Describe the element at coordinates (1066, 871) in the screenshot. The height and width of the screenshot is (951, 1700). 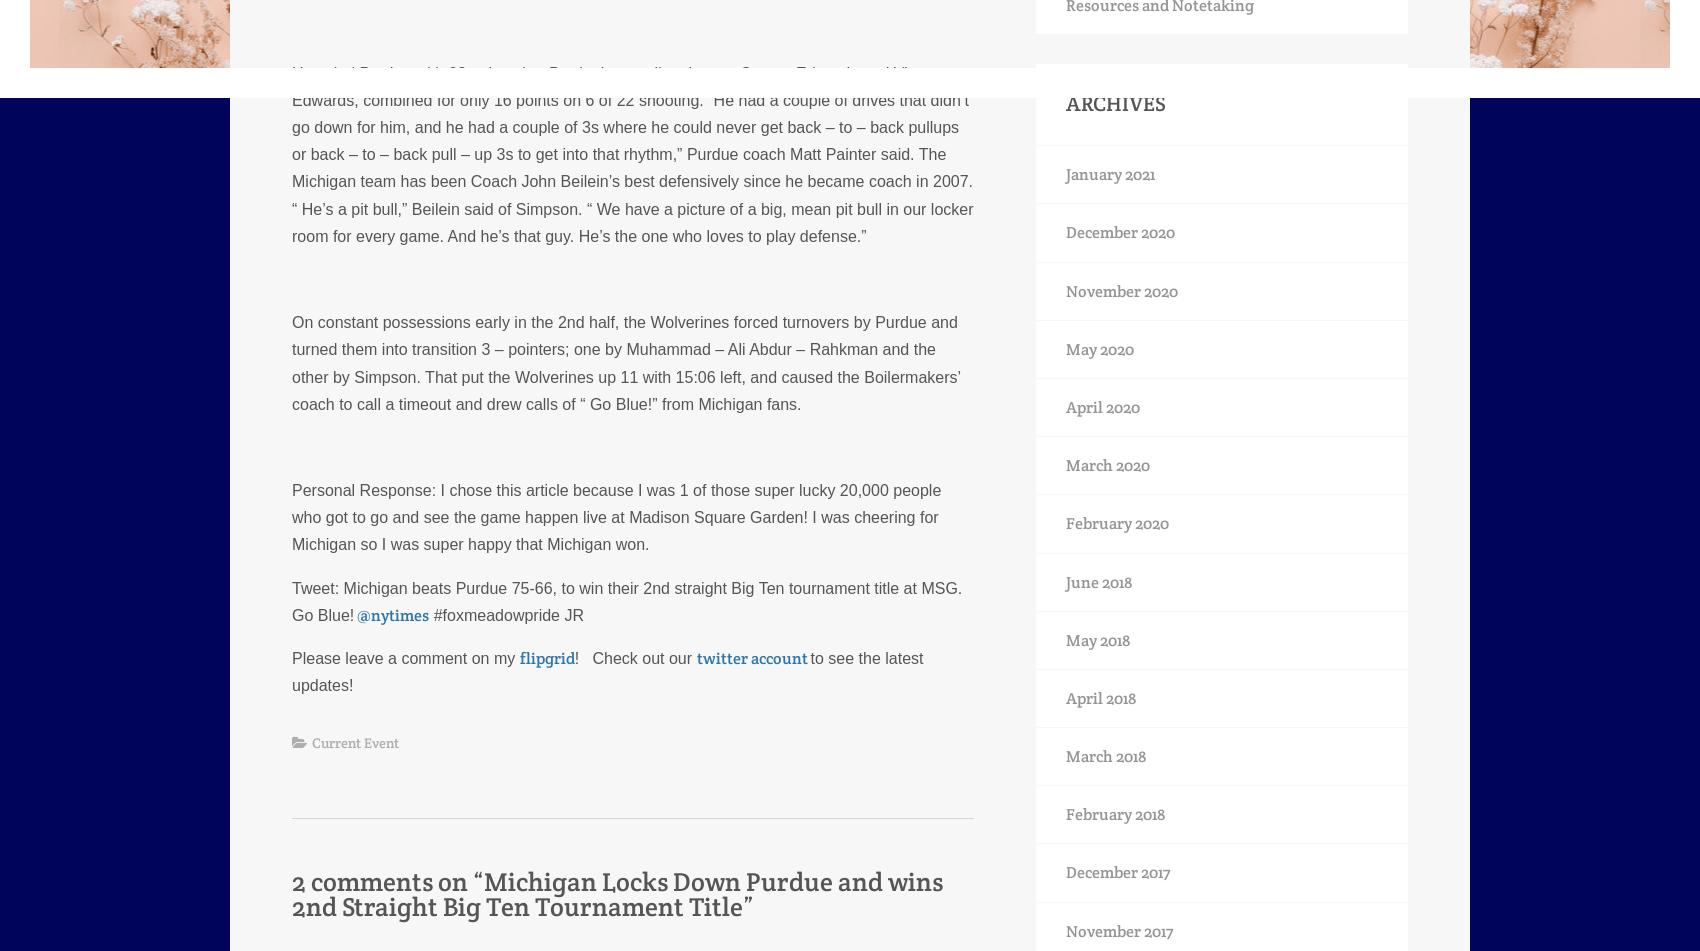
I see `'December 2017'` at that location.